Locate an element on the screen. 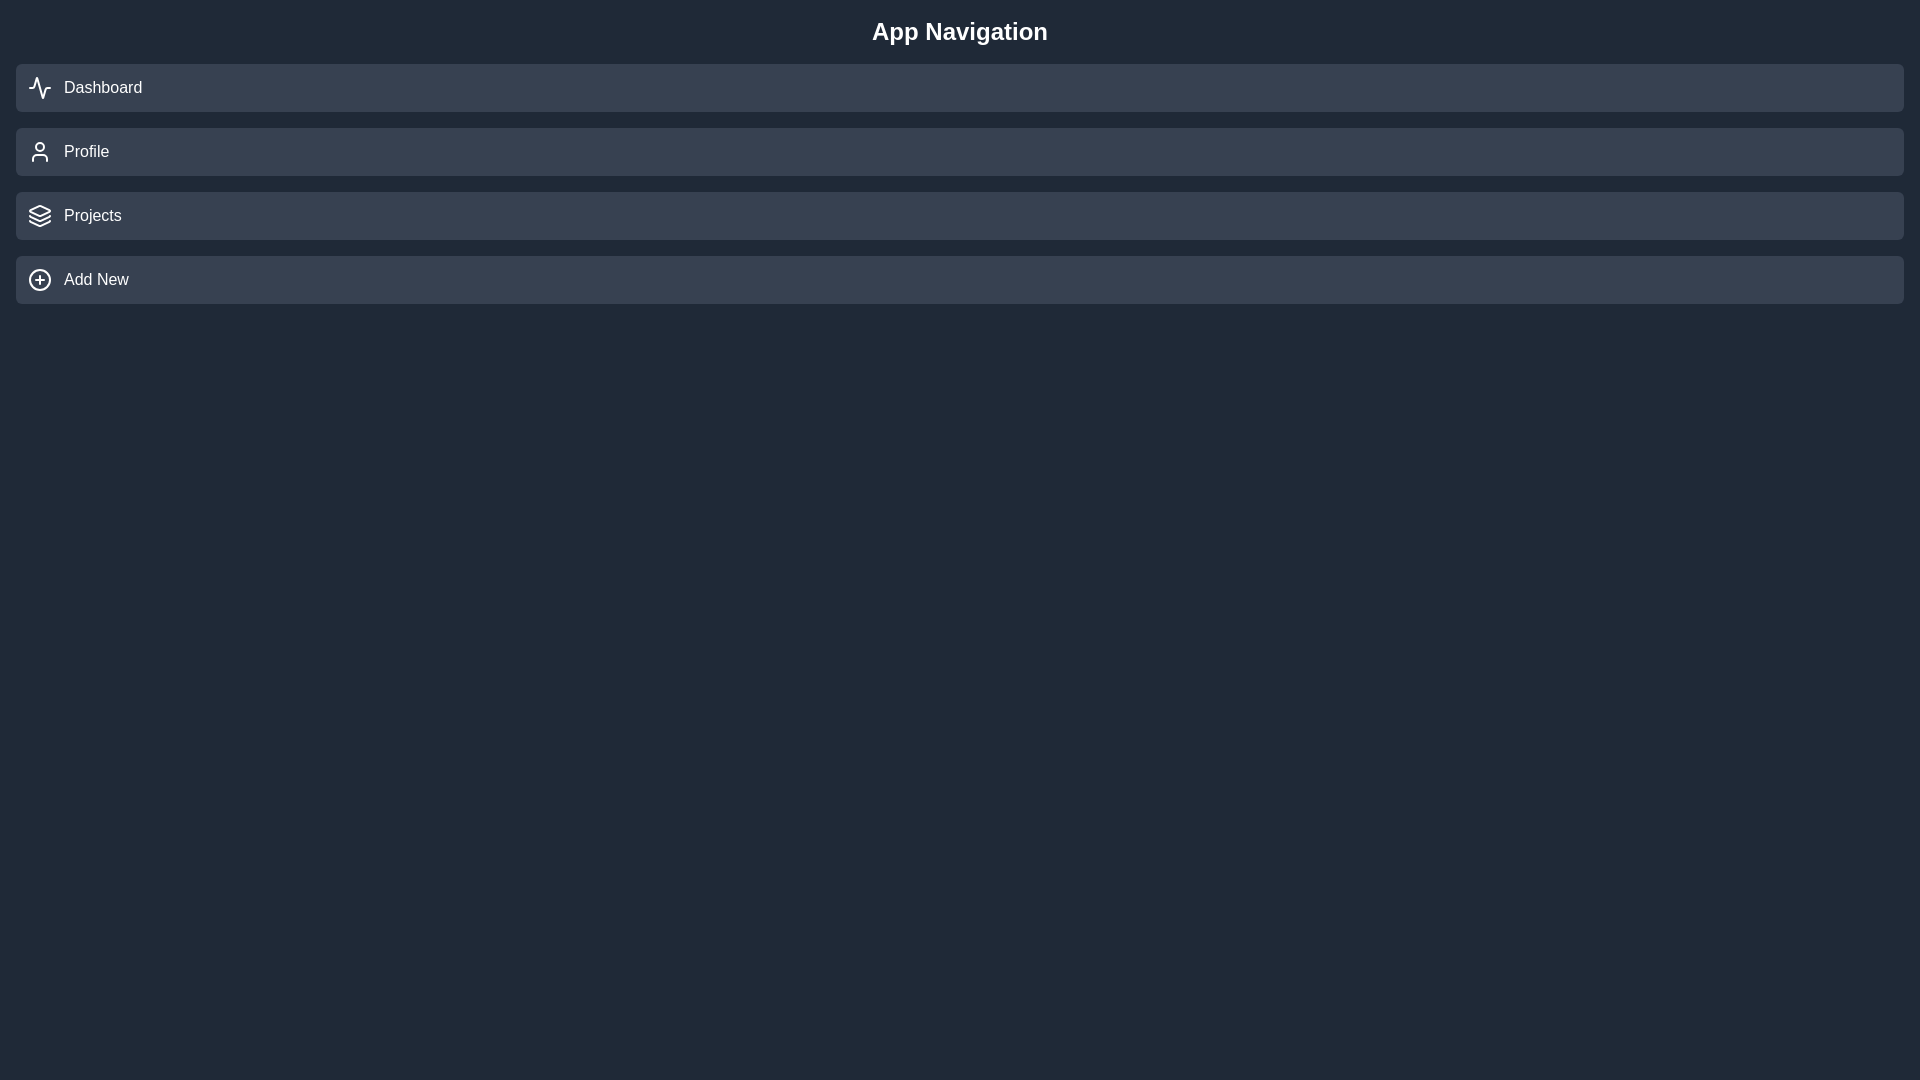 Image resolution: width=1920 pixels, height=1080 pixels. the 'Add New' text label, which is styled in white over a dark background and positioned beneath the 'Projects' item in the navigation list is located at coordinates (95, 280).